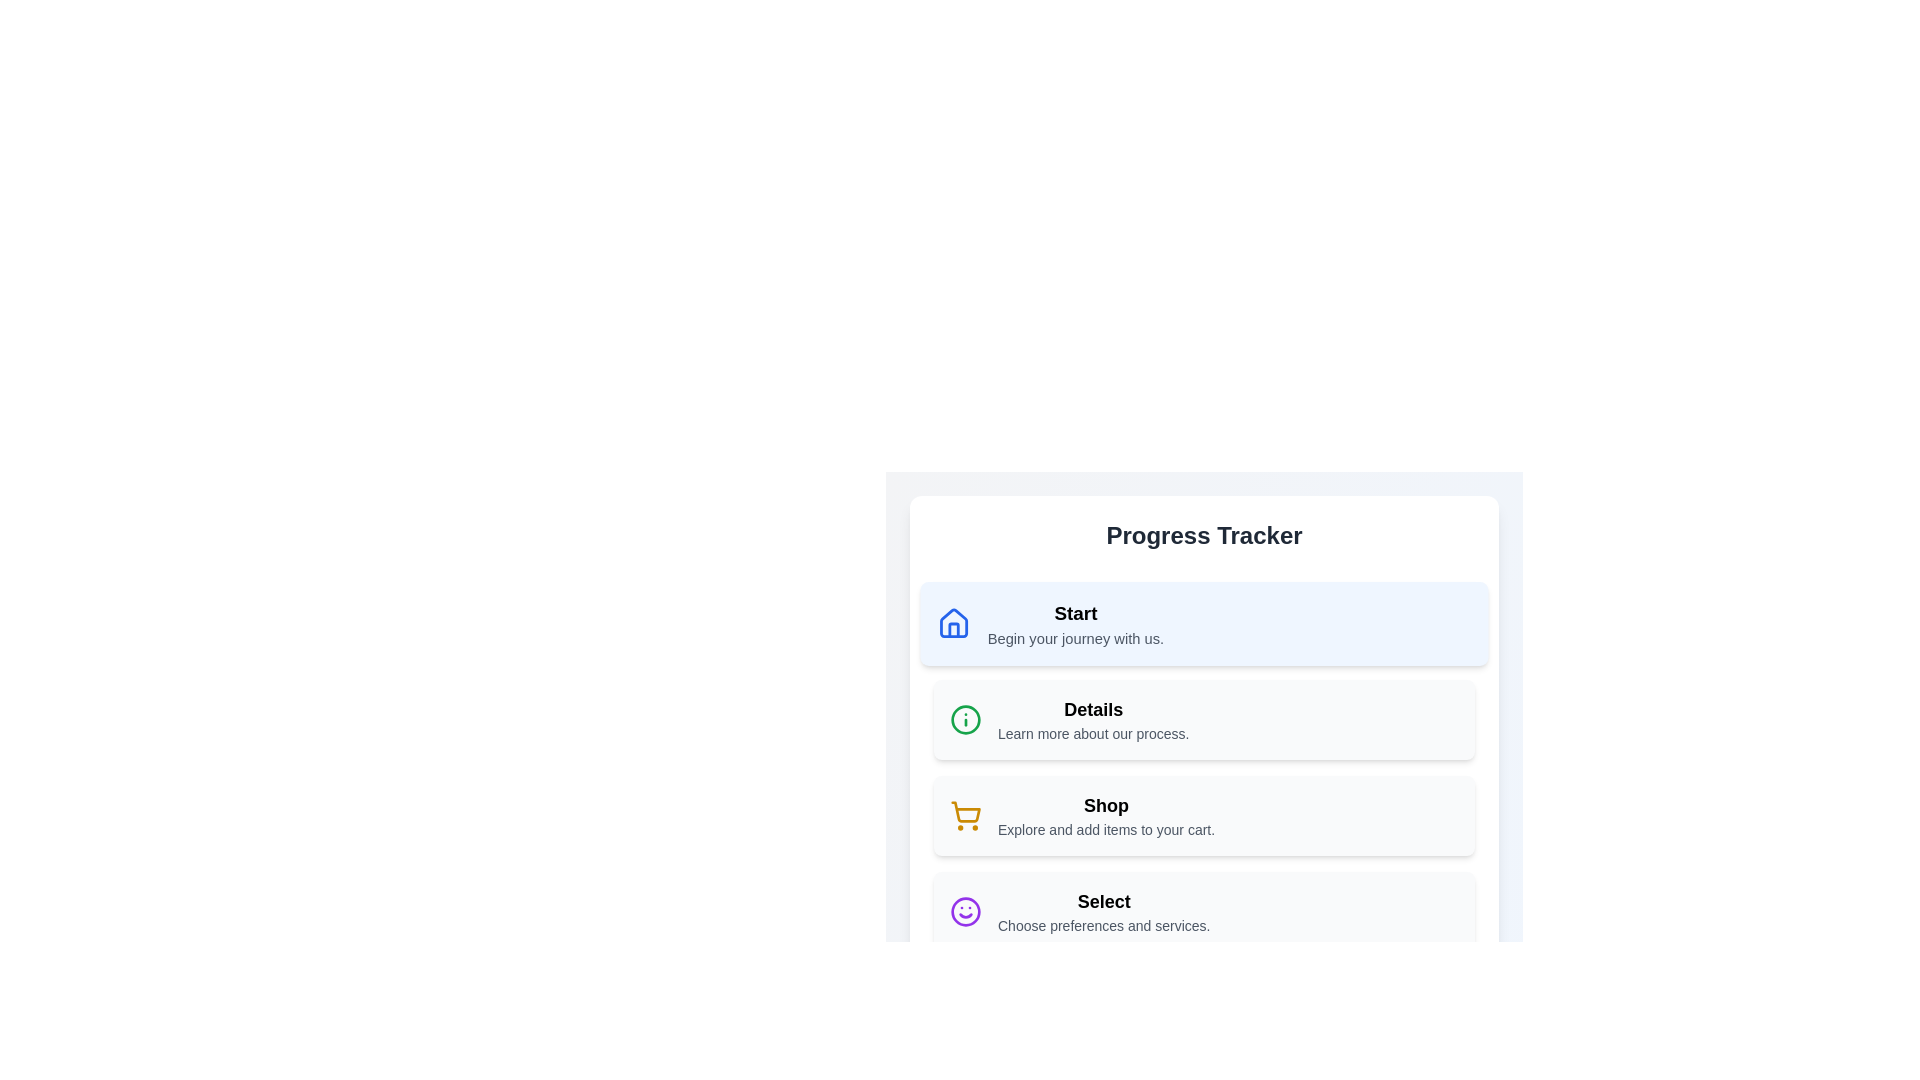 The image size is (1920, 1080). Describe the element at coordinates (1203, 693) in the screenshot. I see `the second card in the vertical list of the 'Progress Tracker' section, which is located below the 'Start' card and above the 'Shop' card` at that location.